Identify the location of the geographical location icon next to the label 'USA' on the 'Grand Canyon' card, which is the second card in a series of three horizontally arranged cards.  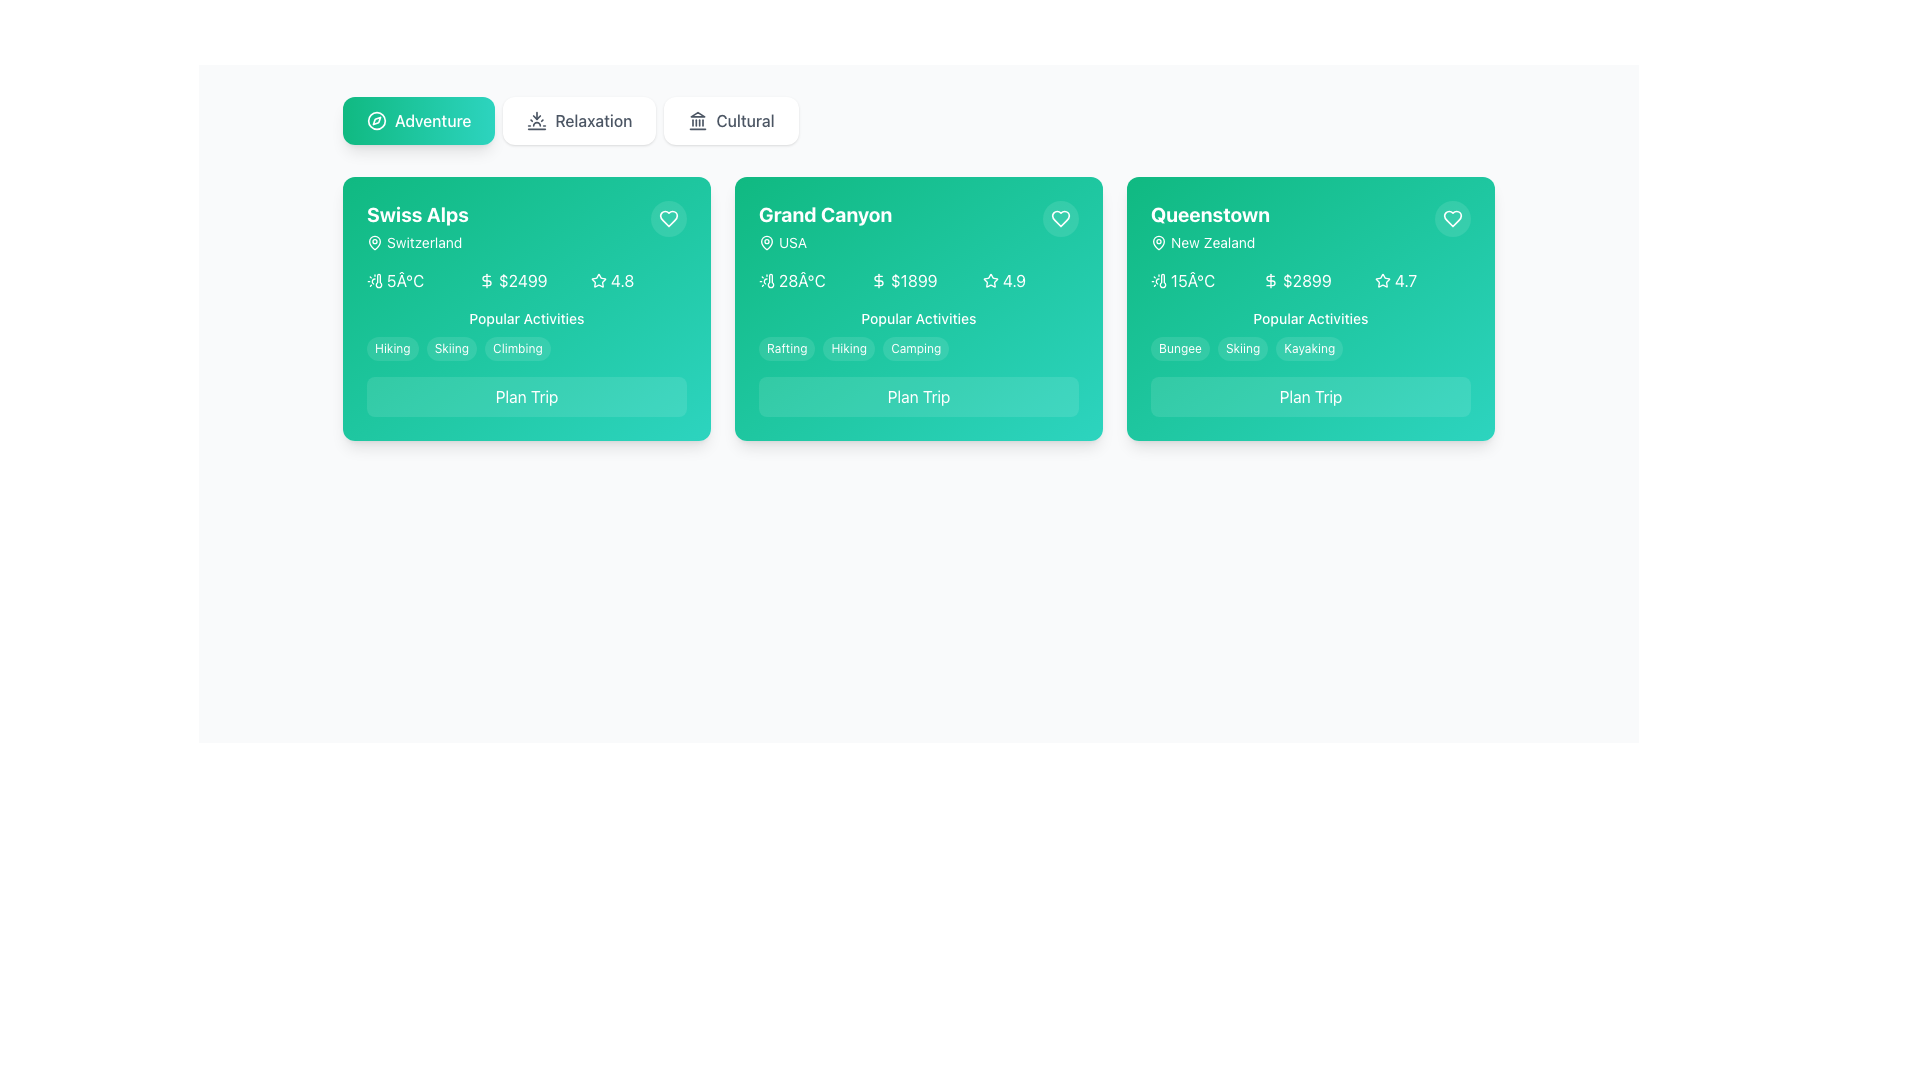
(766, 241).